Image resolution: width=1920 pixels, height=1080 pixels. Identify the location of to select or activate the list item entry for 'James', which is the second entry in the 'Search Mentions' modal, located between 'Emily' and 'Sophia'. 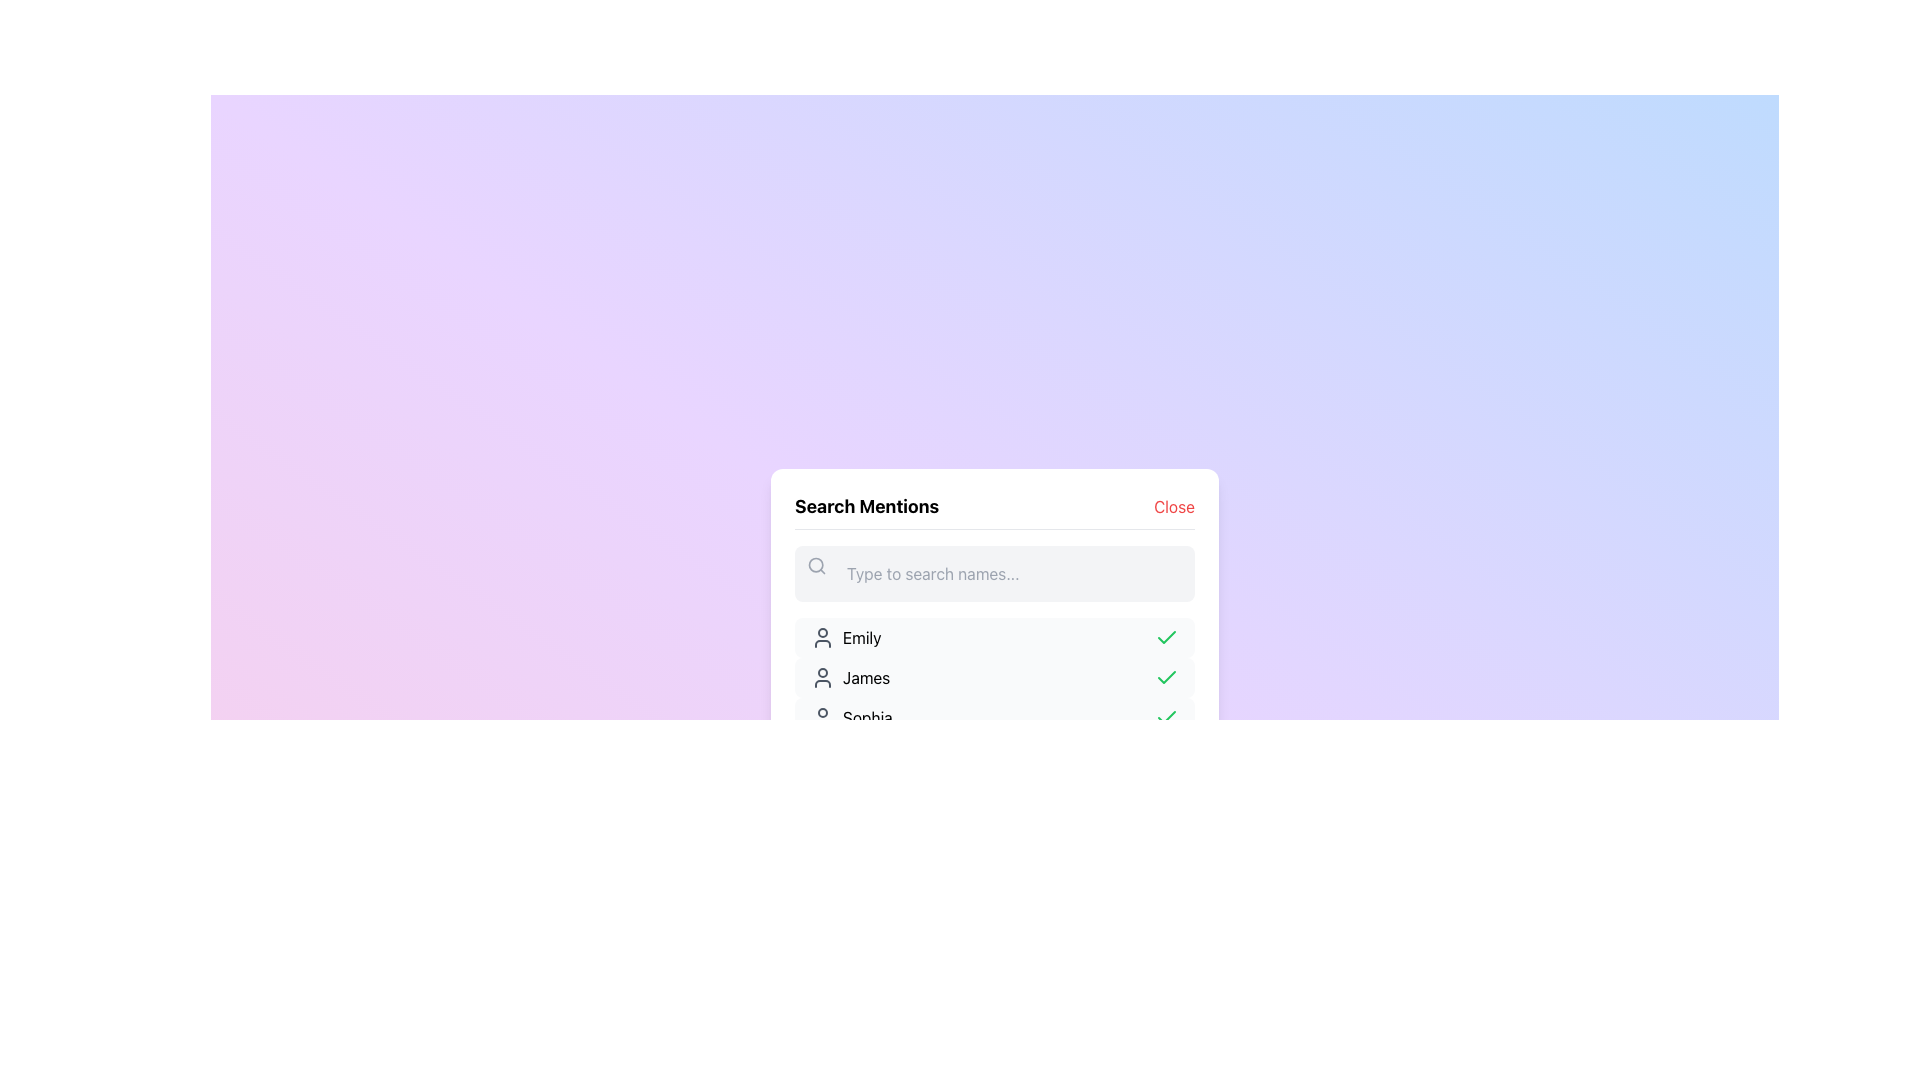
(994, 696).